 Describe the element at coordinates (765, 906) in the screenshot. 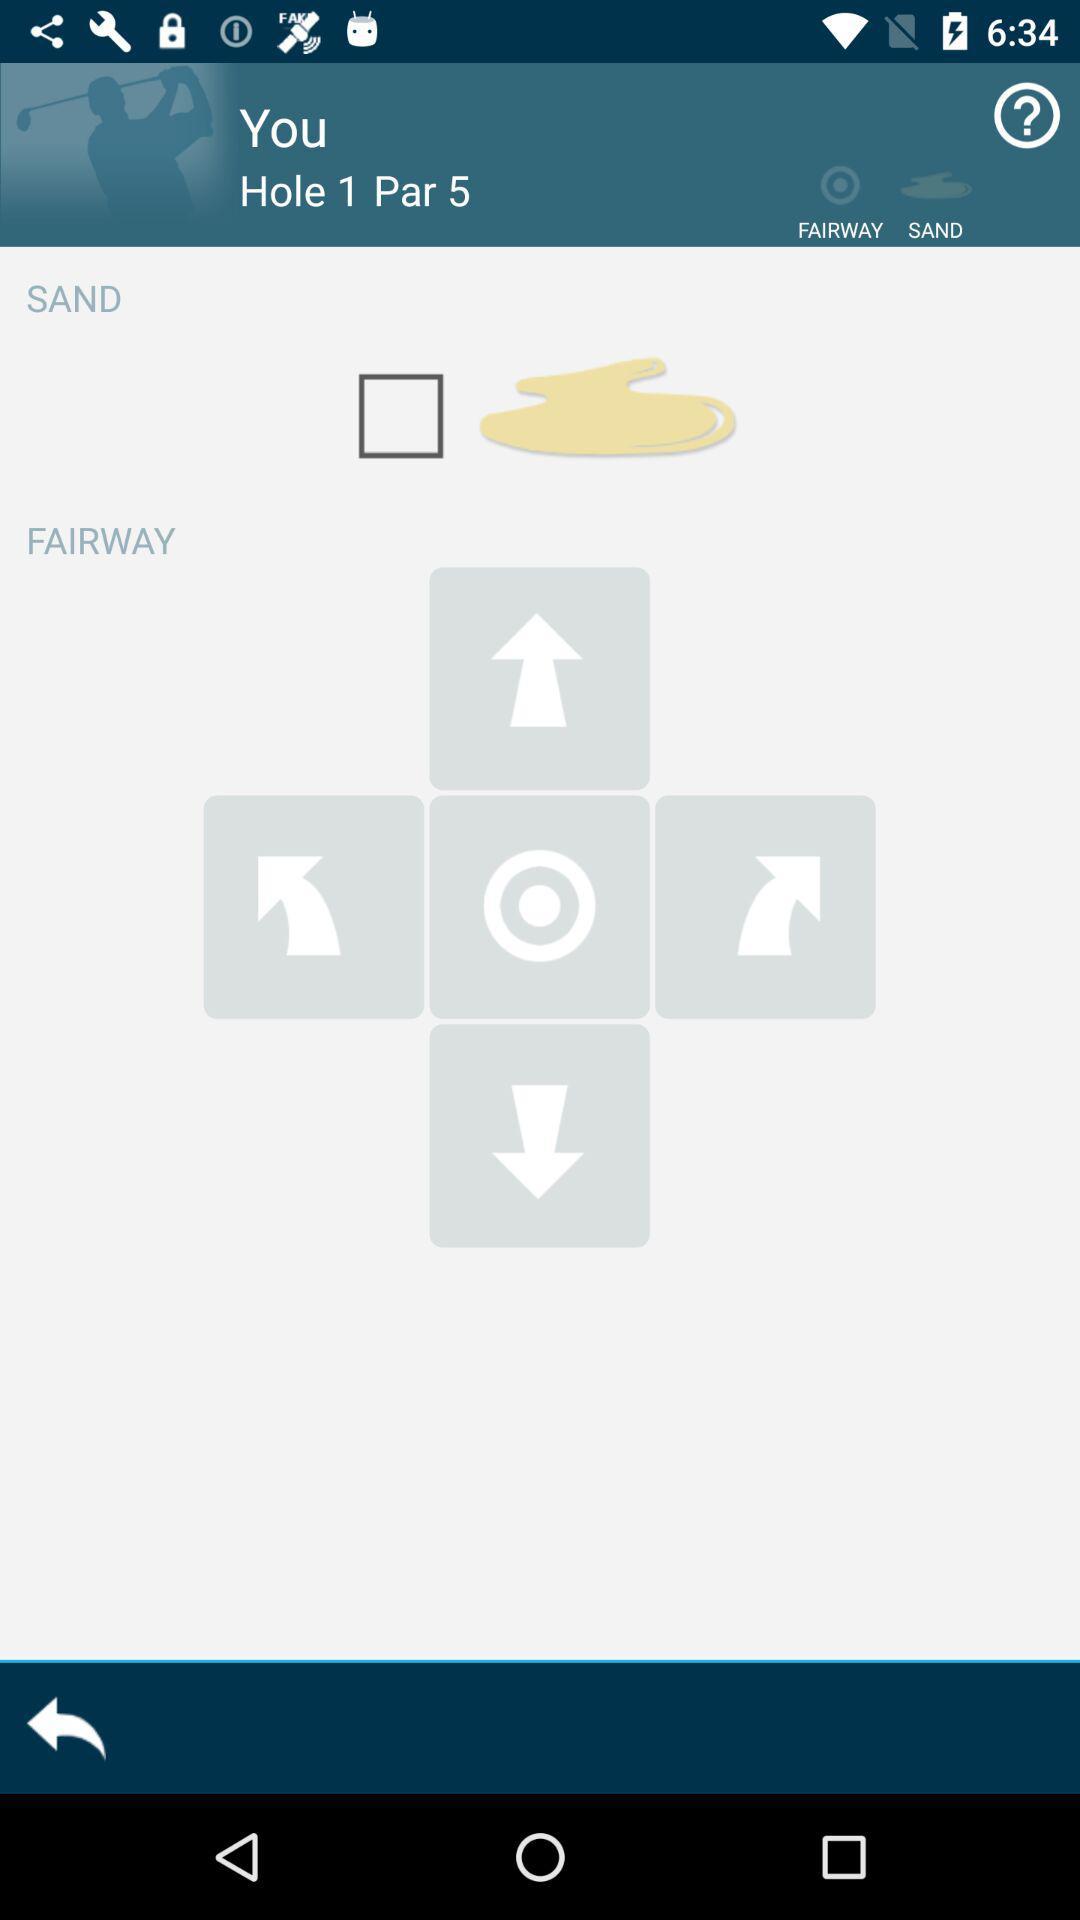

I see `turn right button` at that location.